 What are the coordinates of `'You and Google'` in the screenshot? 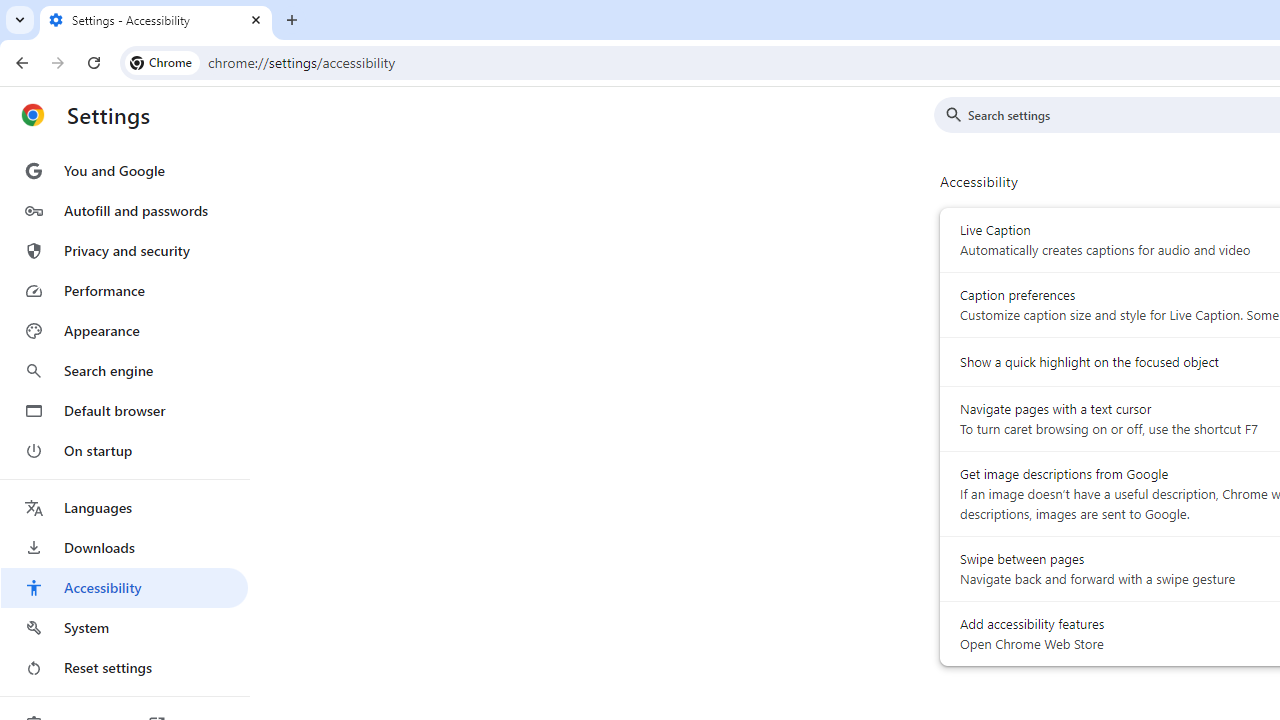 It's located at (123, 170).